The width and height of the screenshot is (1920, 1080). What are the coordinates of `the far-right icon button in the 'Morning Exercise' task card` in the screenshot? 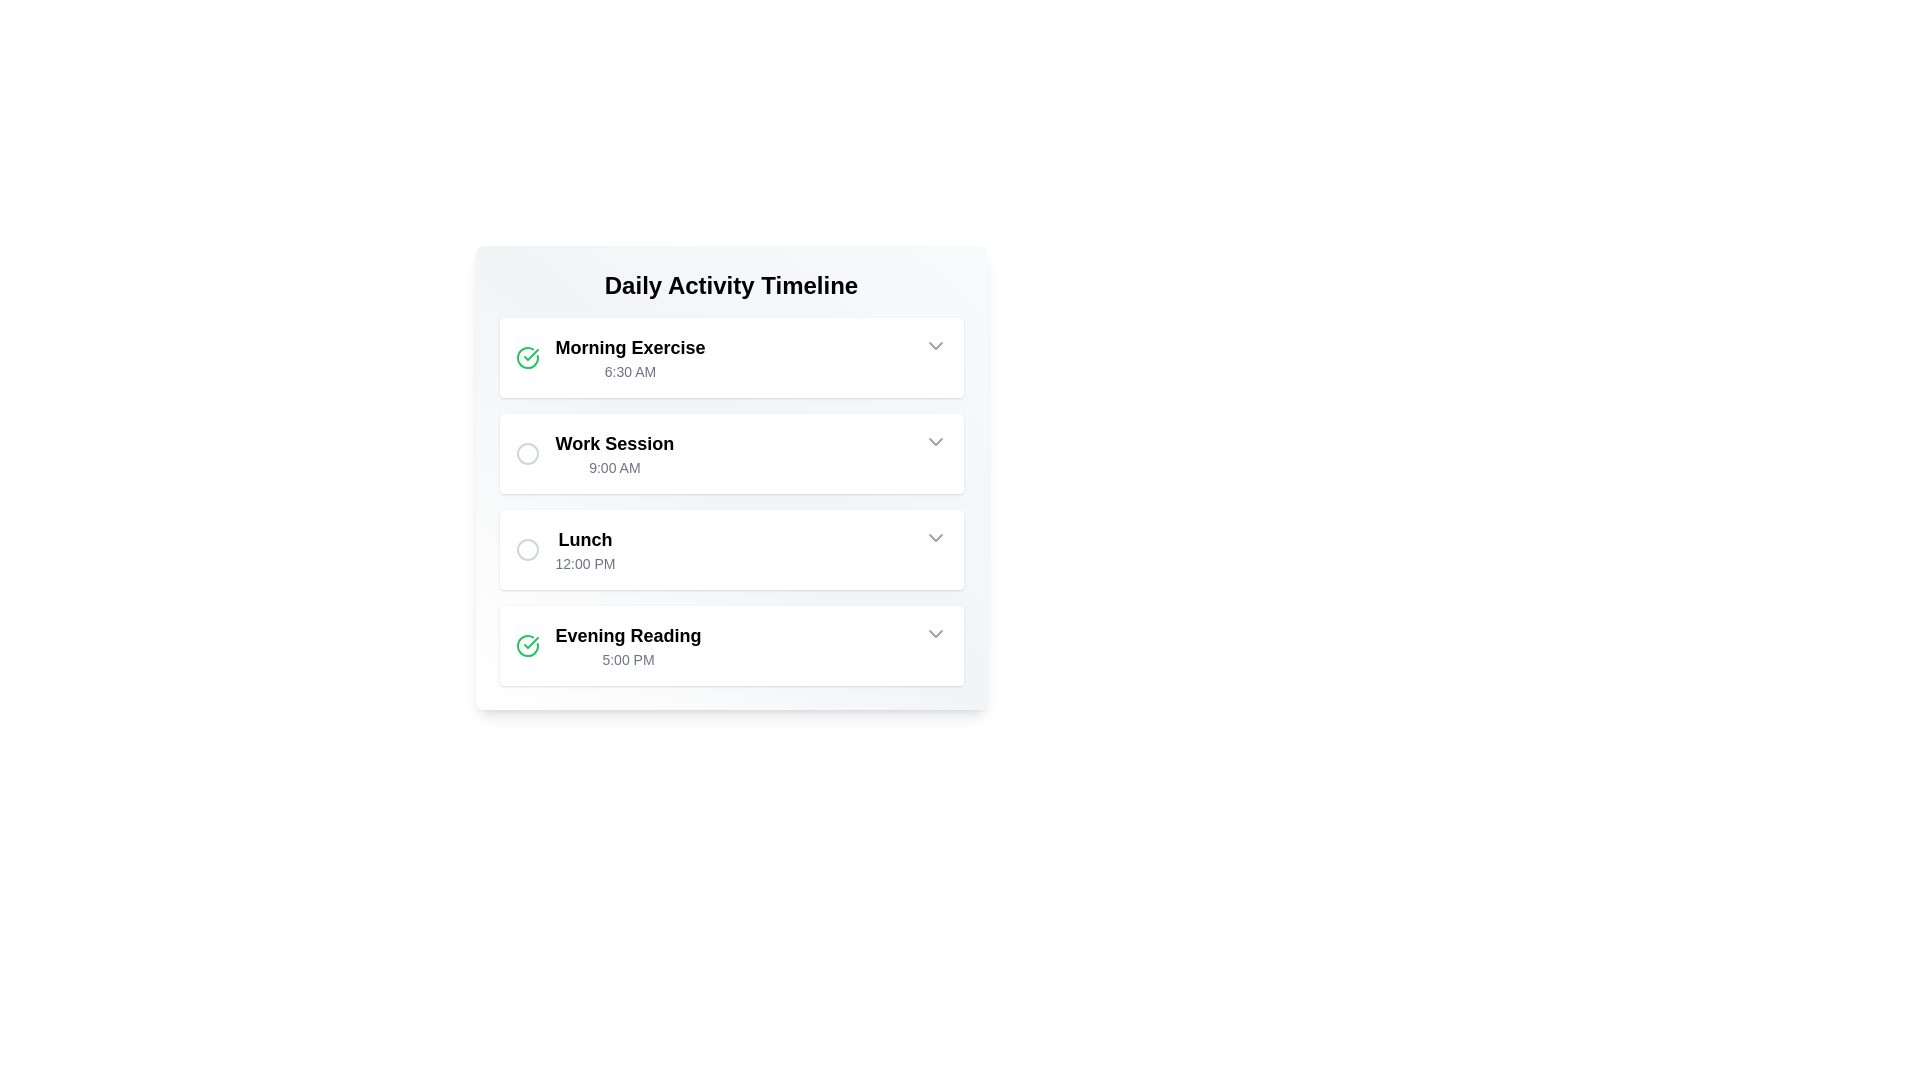 It's located at (934, 345).